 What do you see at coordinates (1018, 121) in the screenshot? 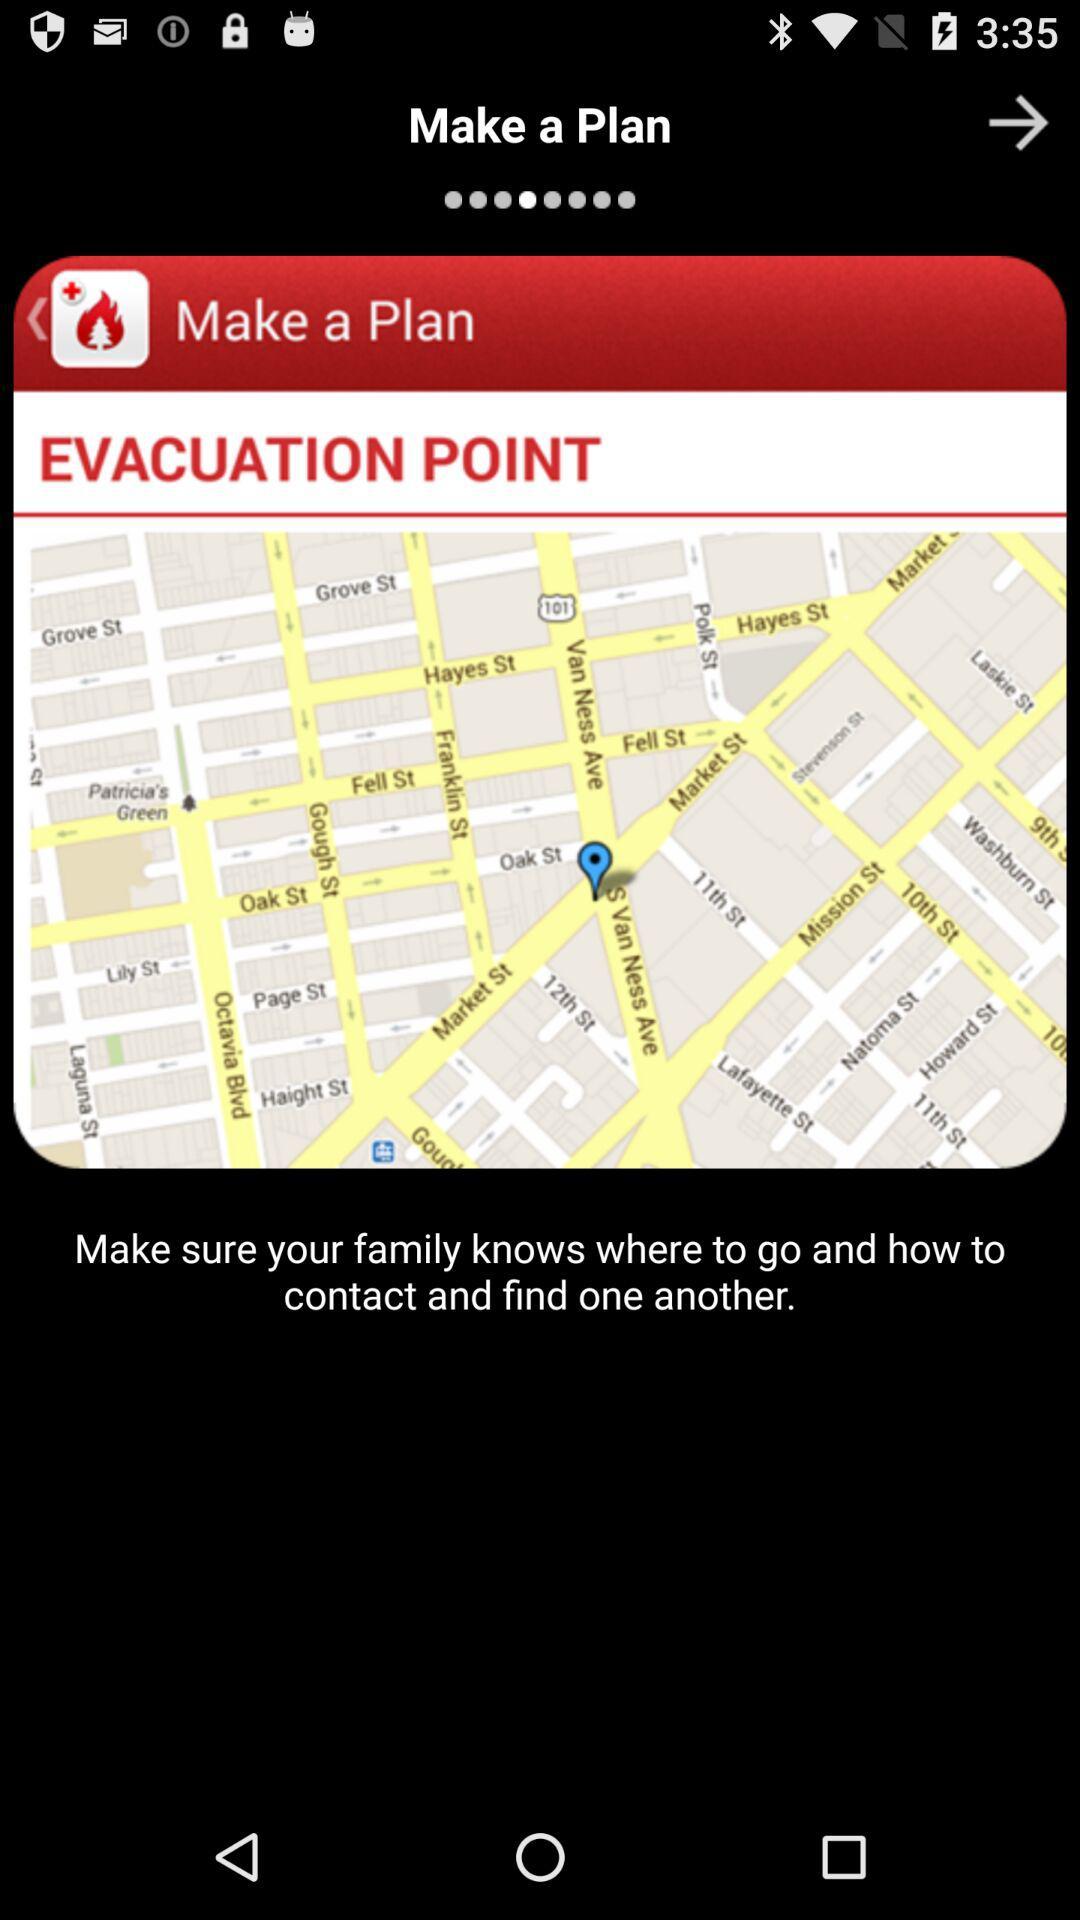
I see `next button` at bounding box center [1018, 121].